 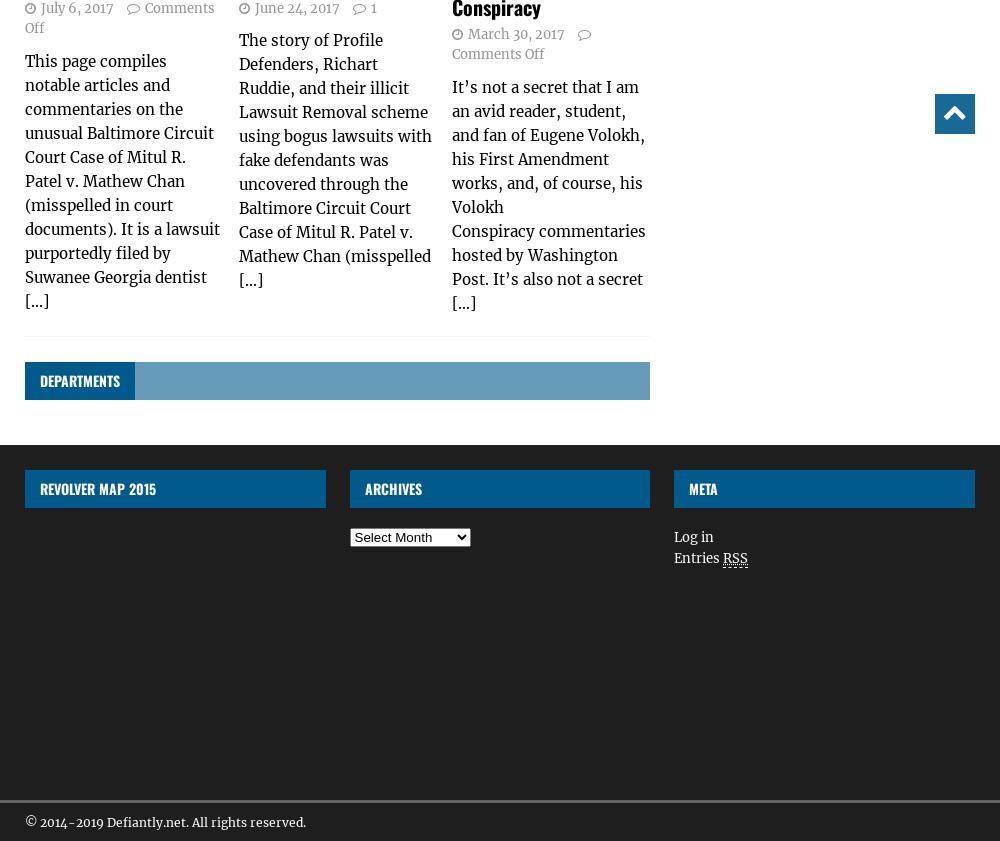 What do you see at coordinates (697, 558) in the screenshot?
I see `'Entries'` at bounding box center [697, 558].